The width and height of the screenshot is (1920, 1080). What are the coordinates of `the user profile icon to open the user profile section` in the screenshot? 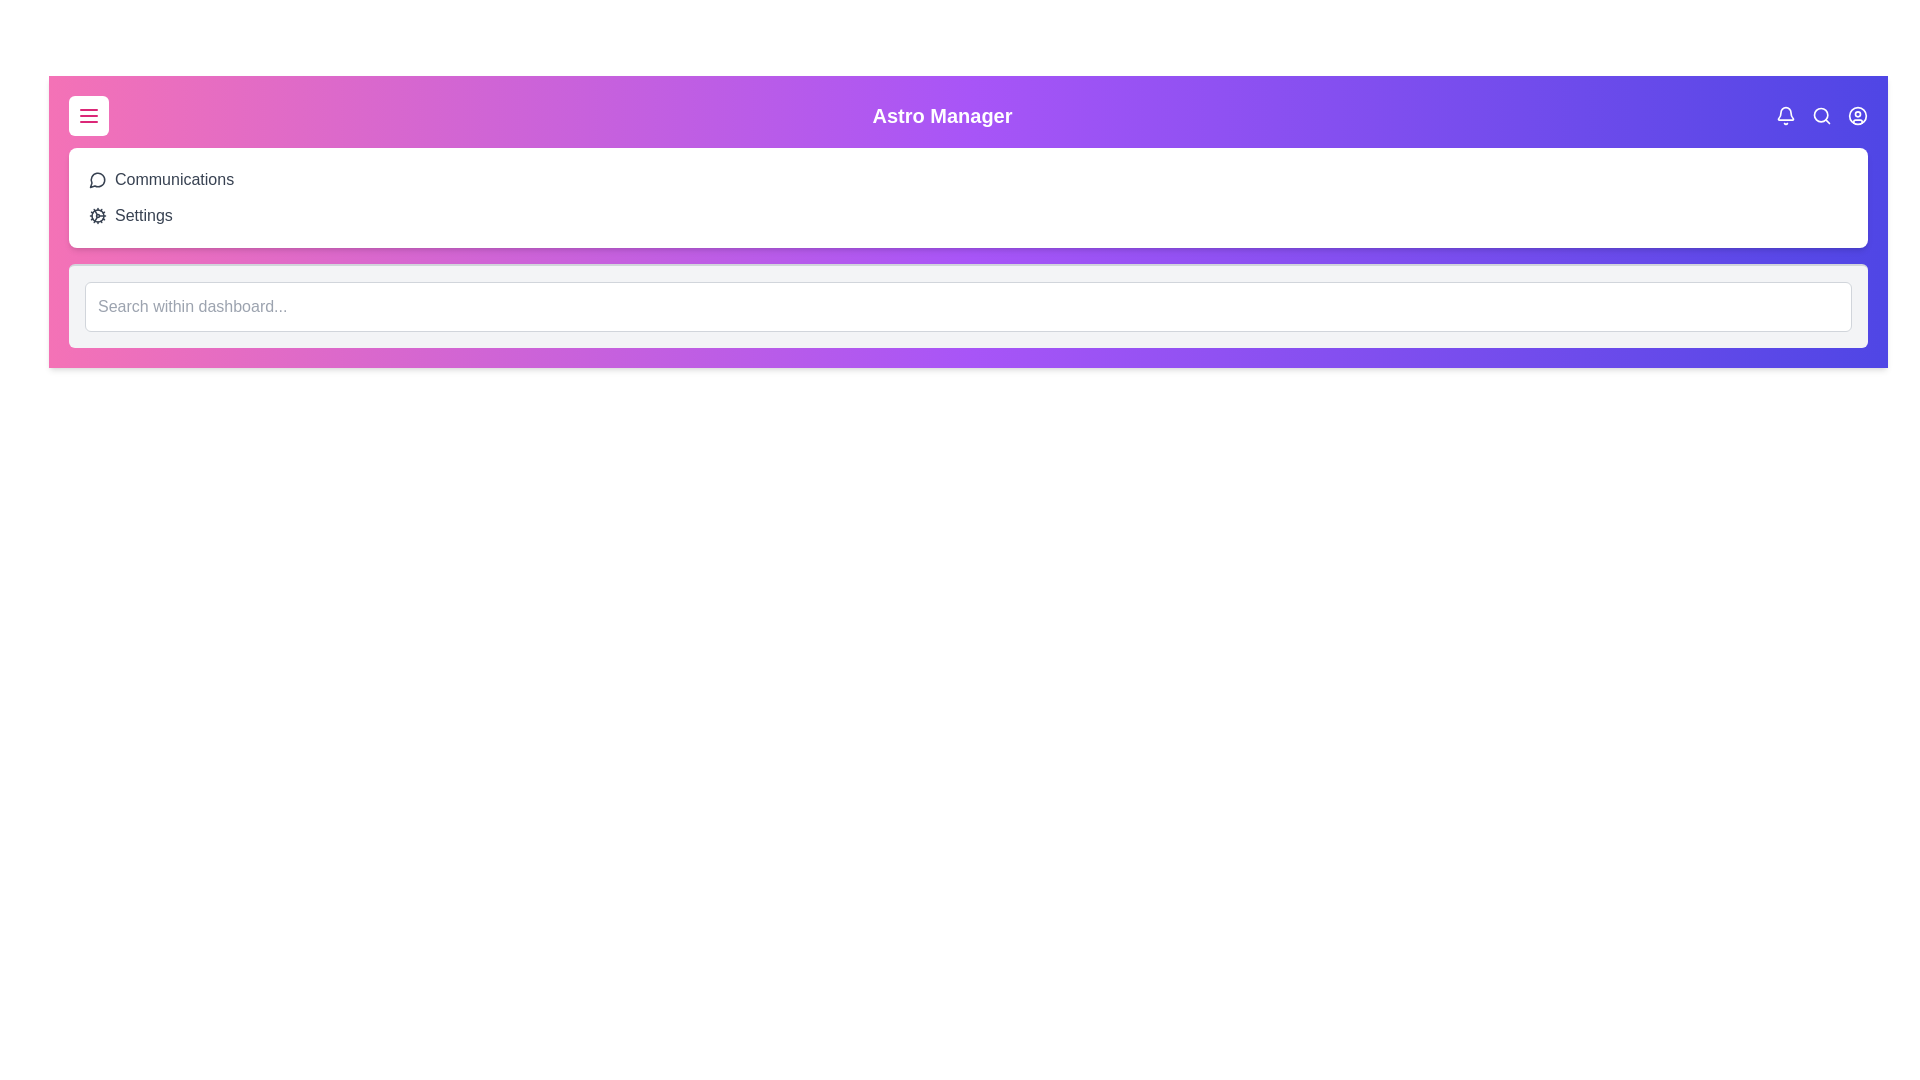 It's located at (1856, 115).